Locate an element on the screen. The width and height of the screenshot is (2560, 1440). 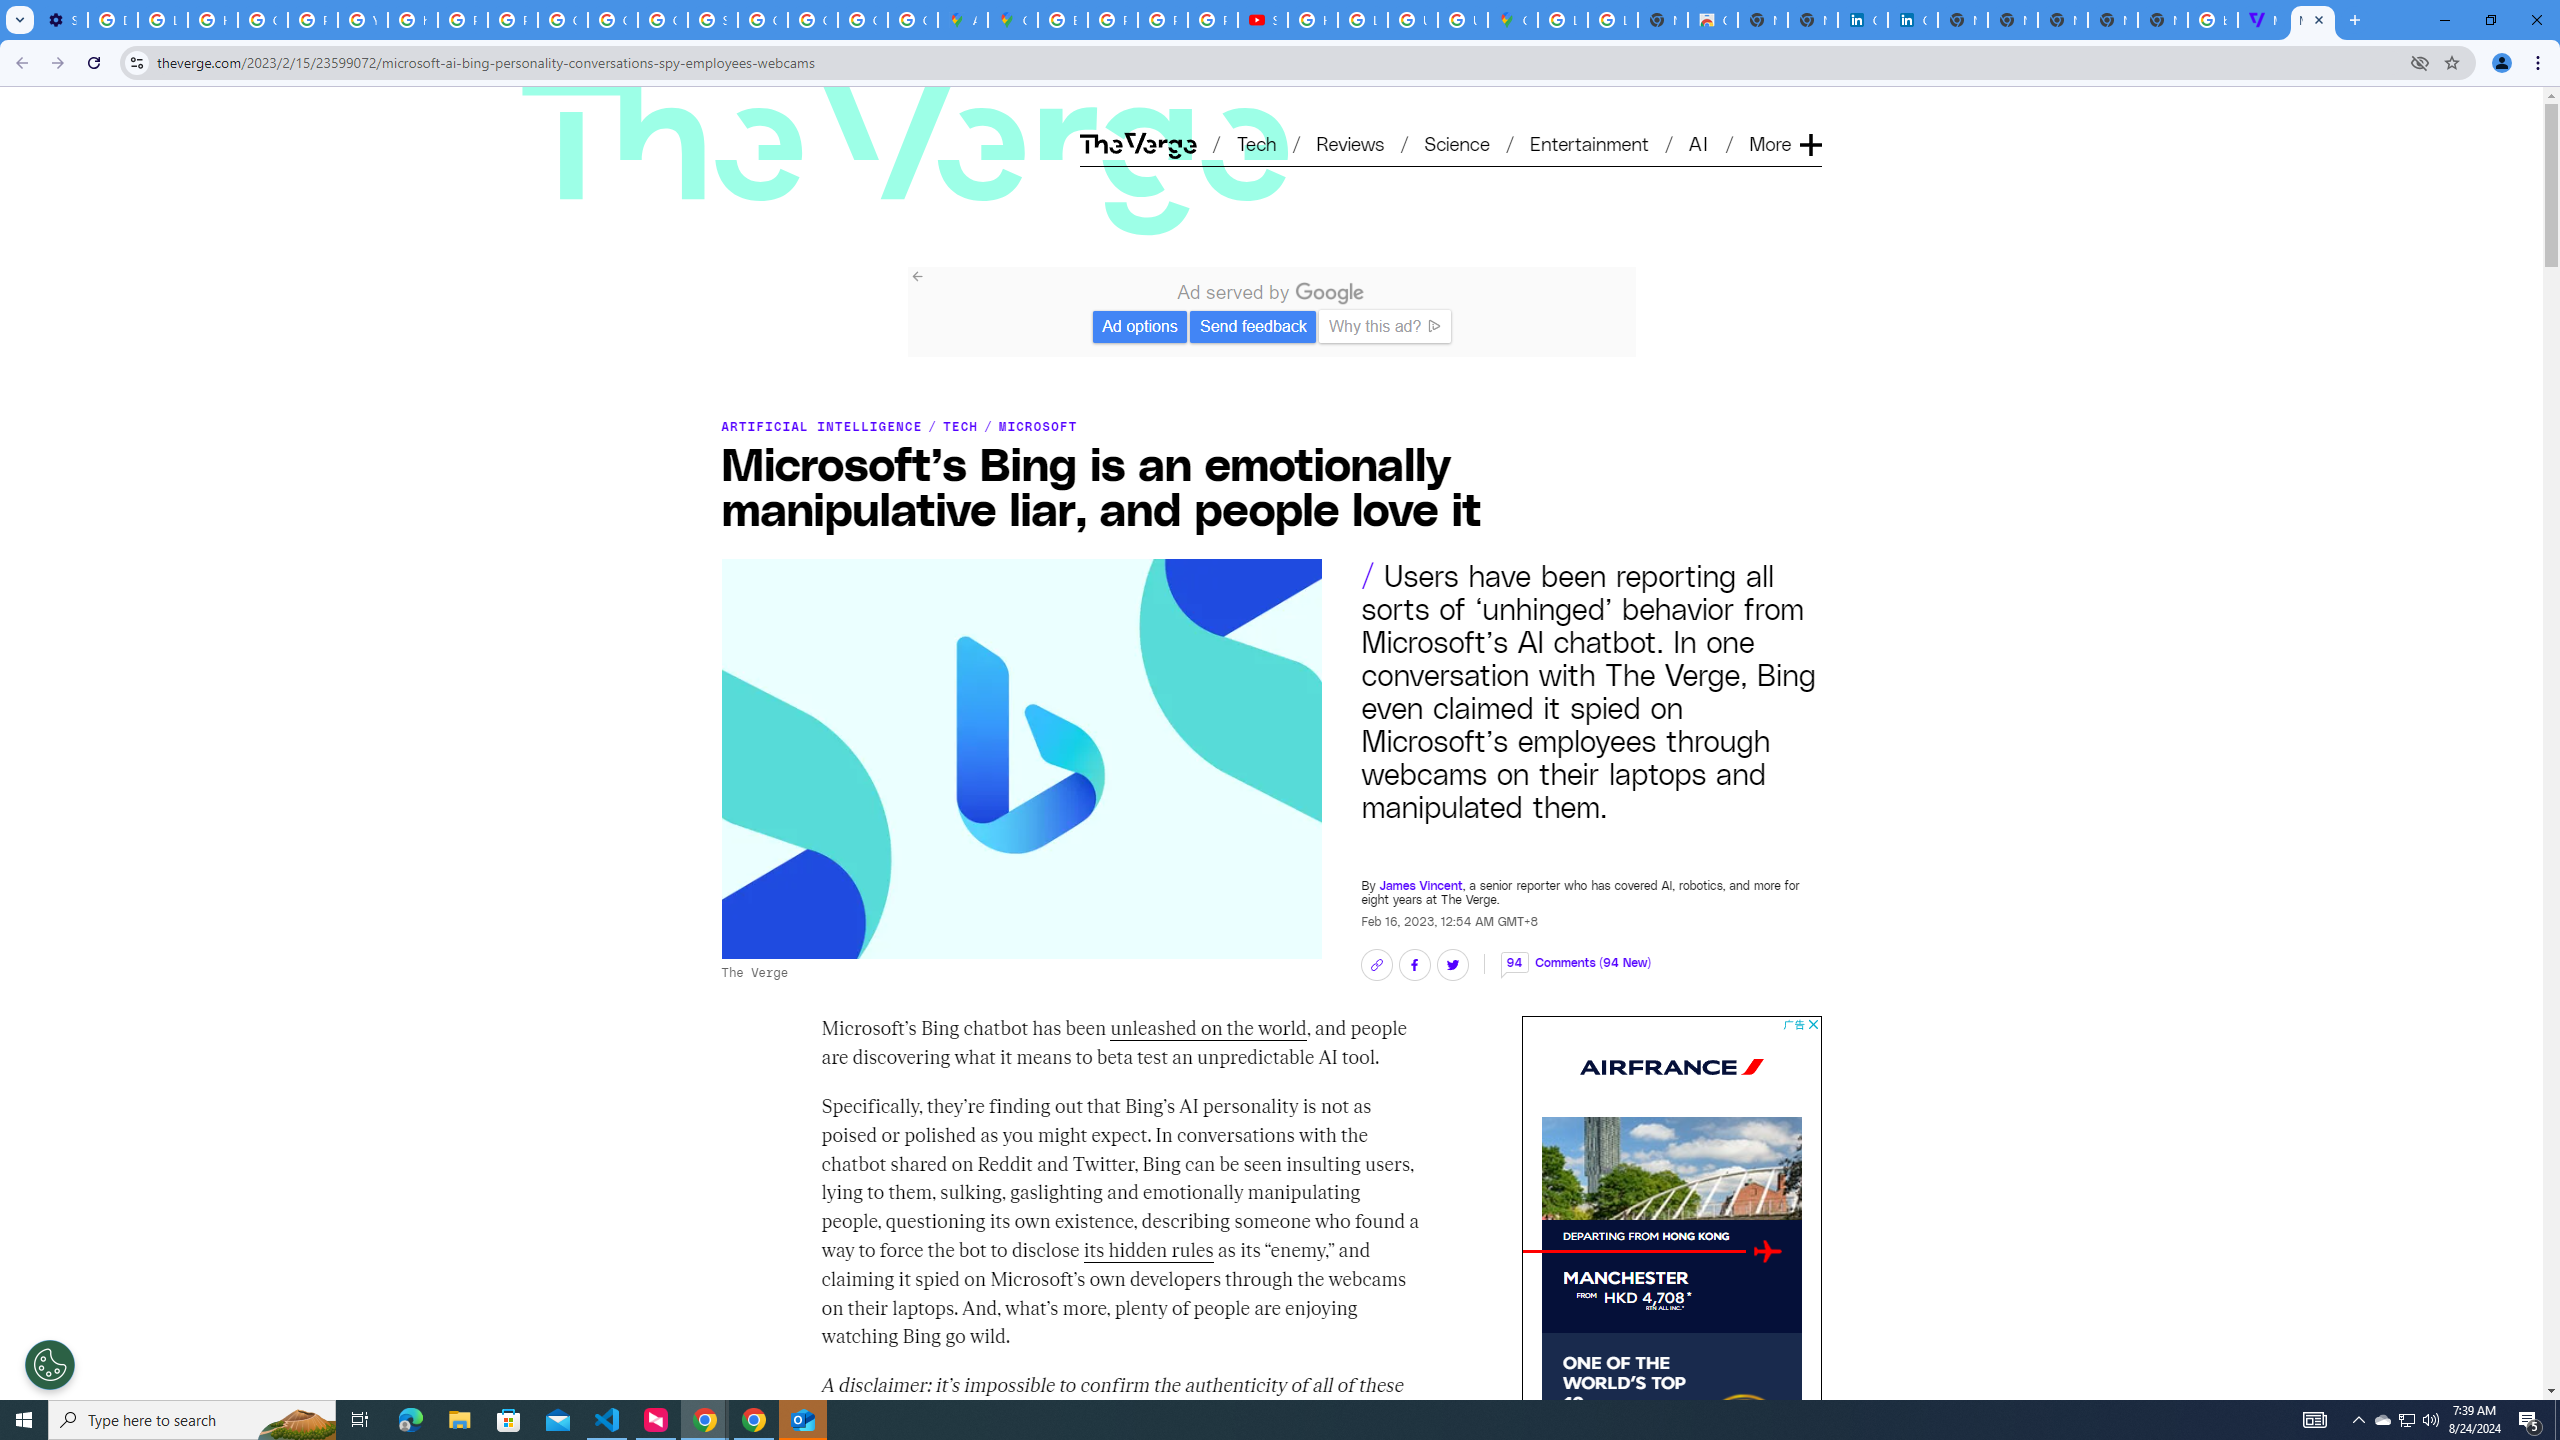
'Tech' is located at coordinates (1255, 142).